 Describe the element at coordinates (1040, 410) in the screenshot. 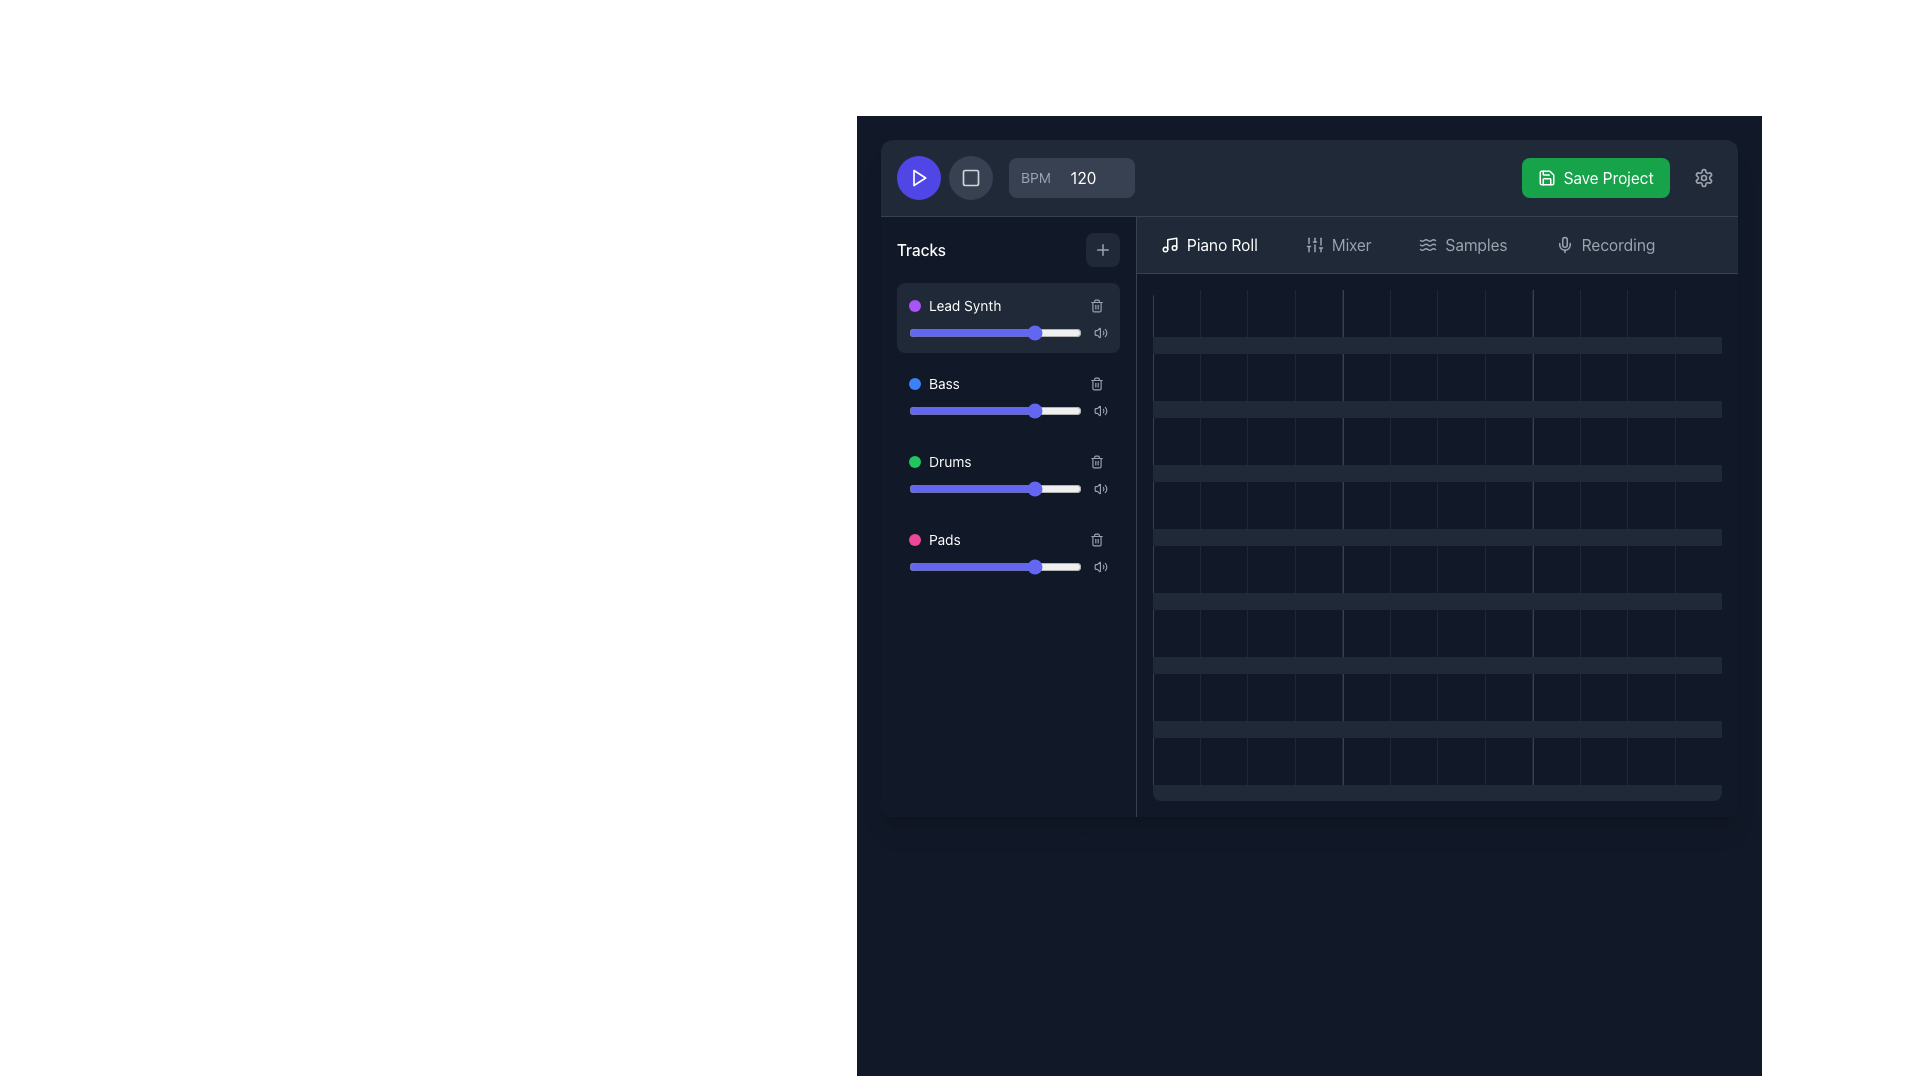

I see `the slider` at that location.